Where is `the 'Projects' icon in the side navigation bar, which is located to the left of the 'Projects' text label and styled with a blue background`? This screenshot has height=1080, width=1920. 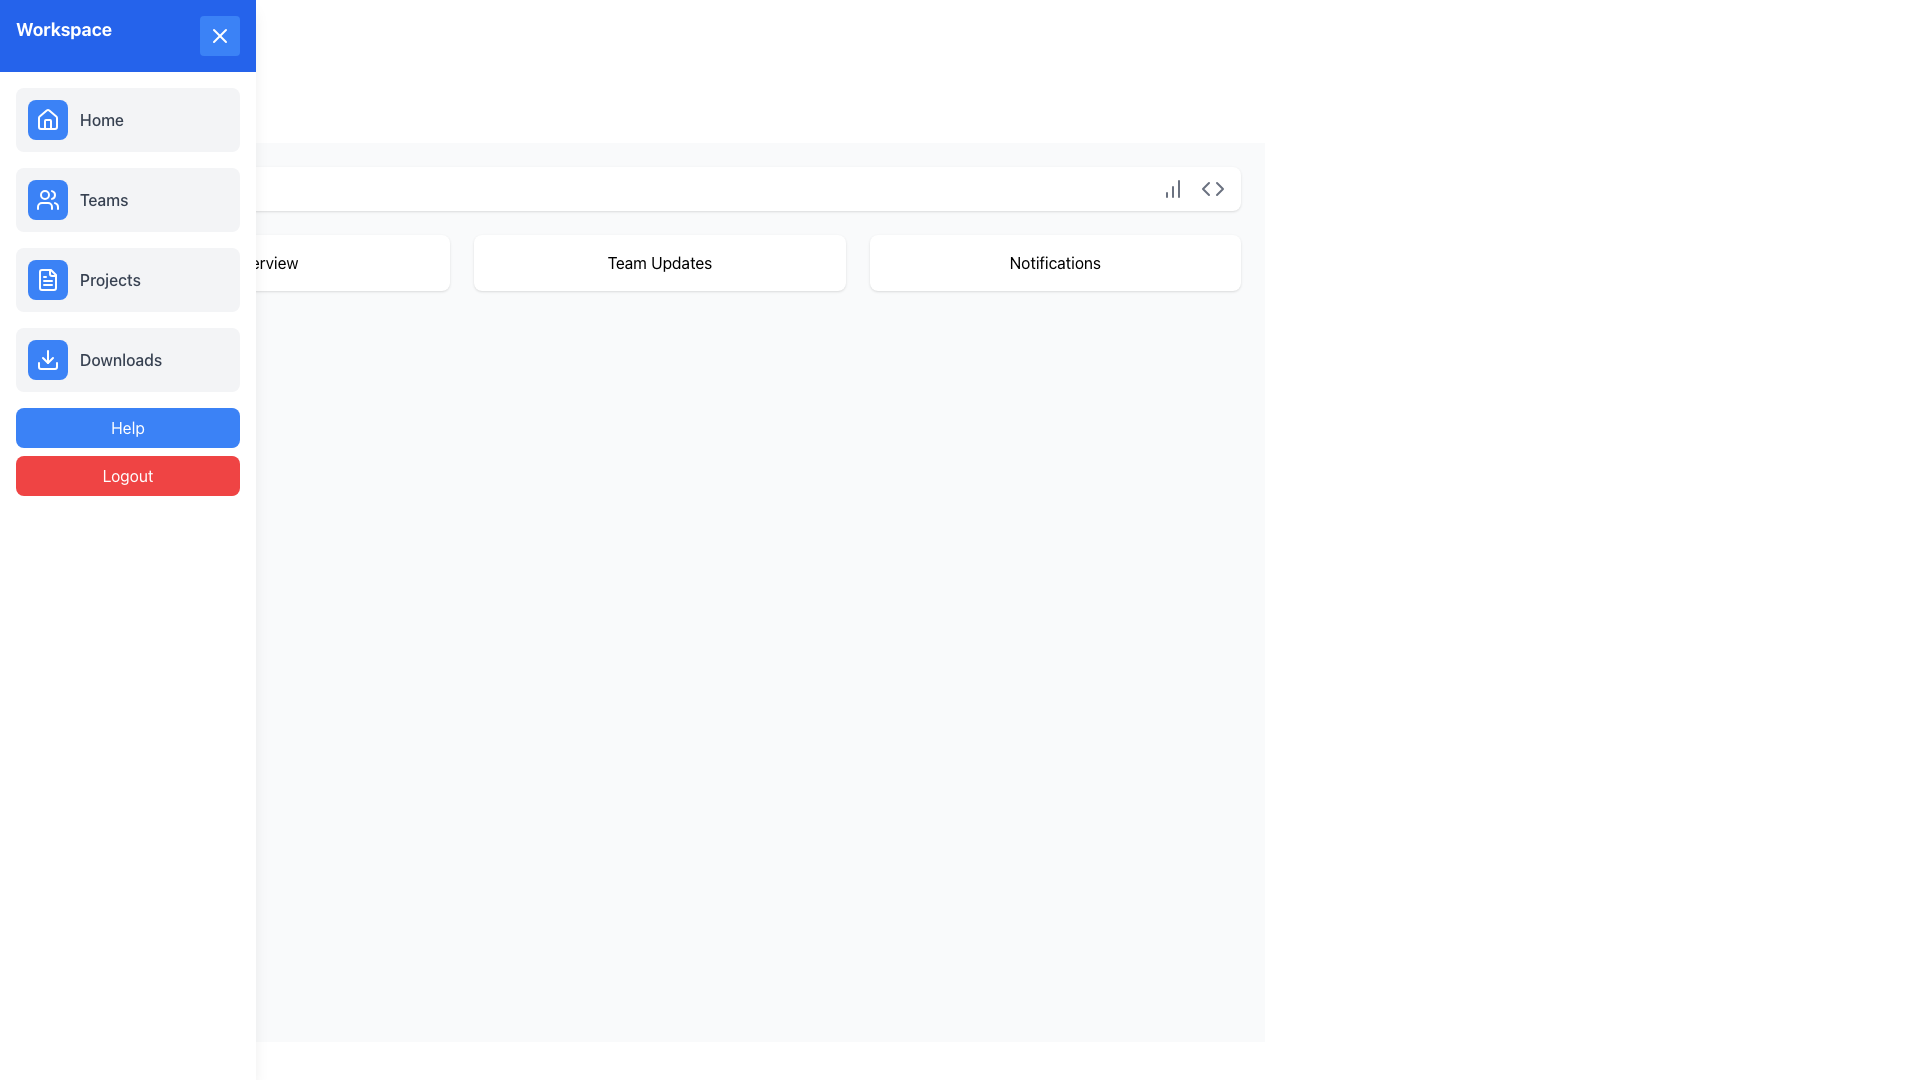 the 'Projects' icon in the side navigation bar, which is located to the left of the 'Projects' text label and styled with a blue background is located at coordinates (48, 280).